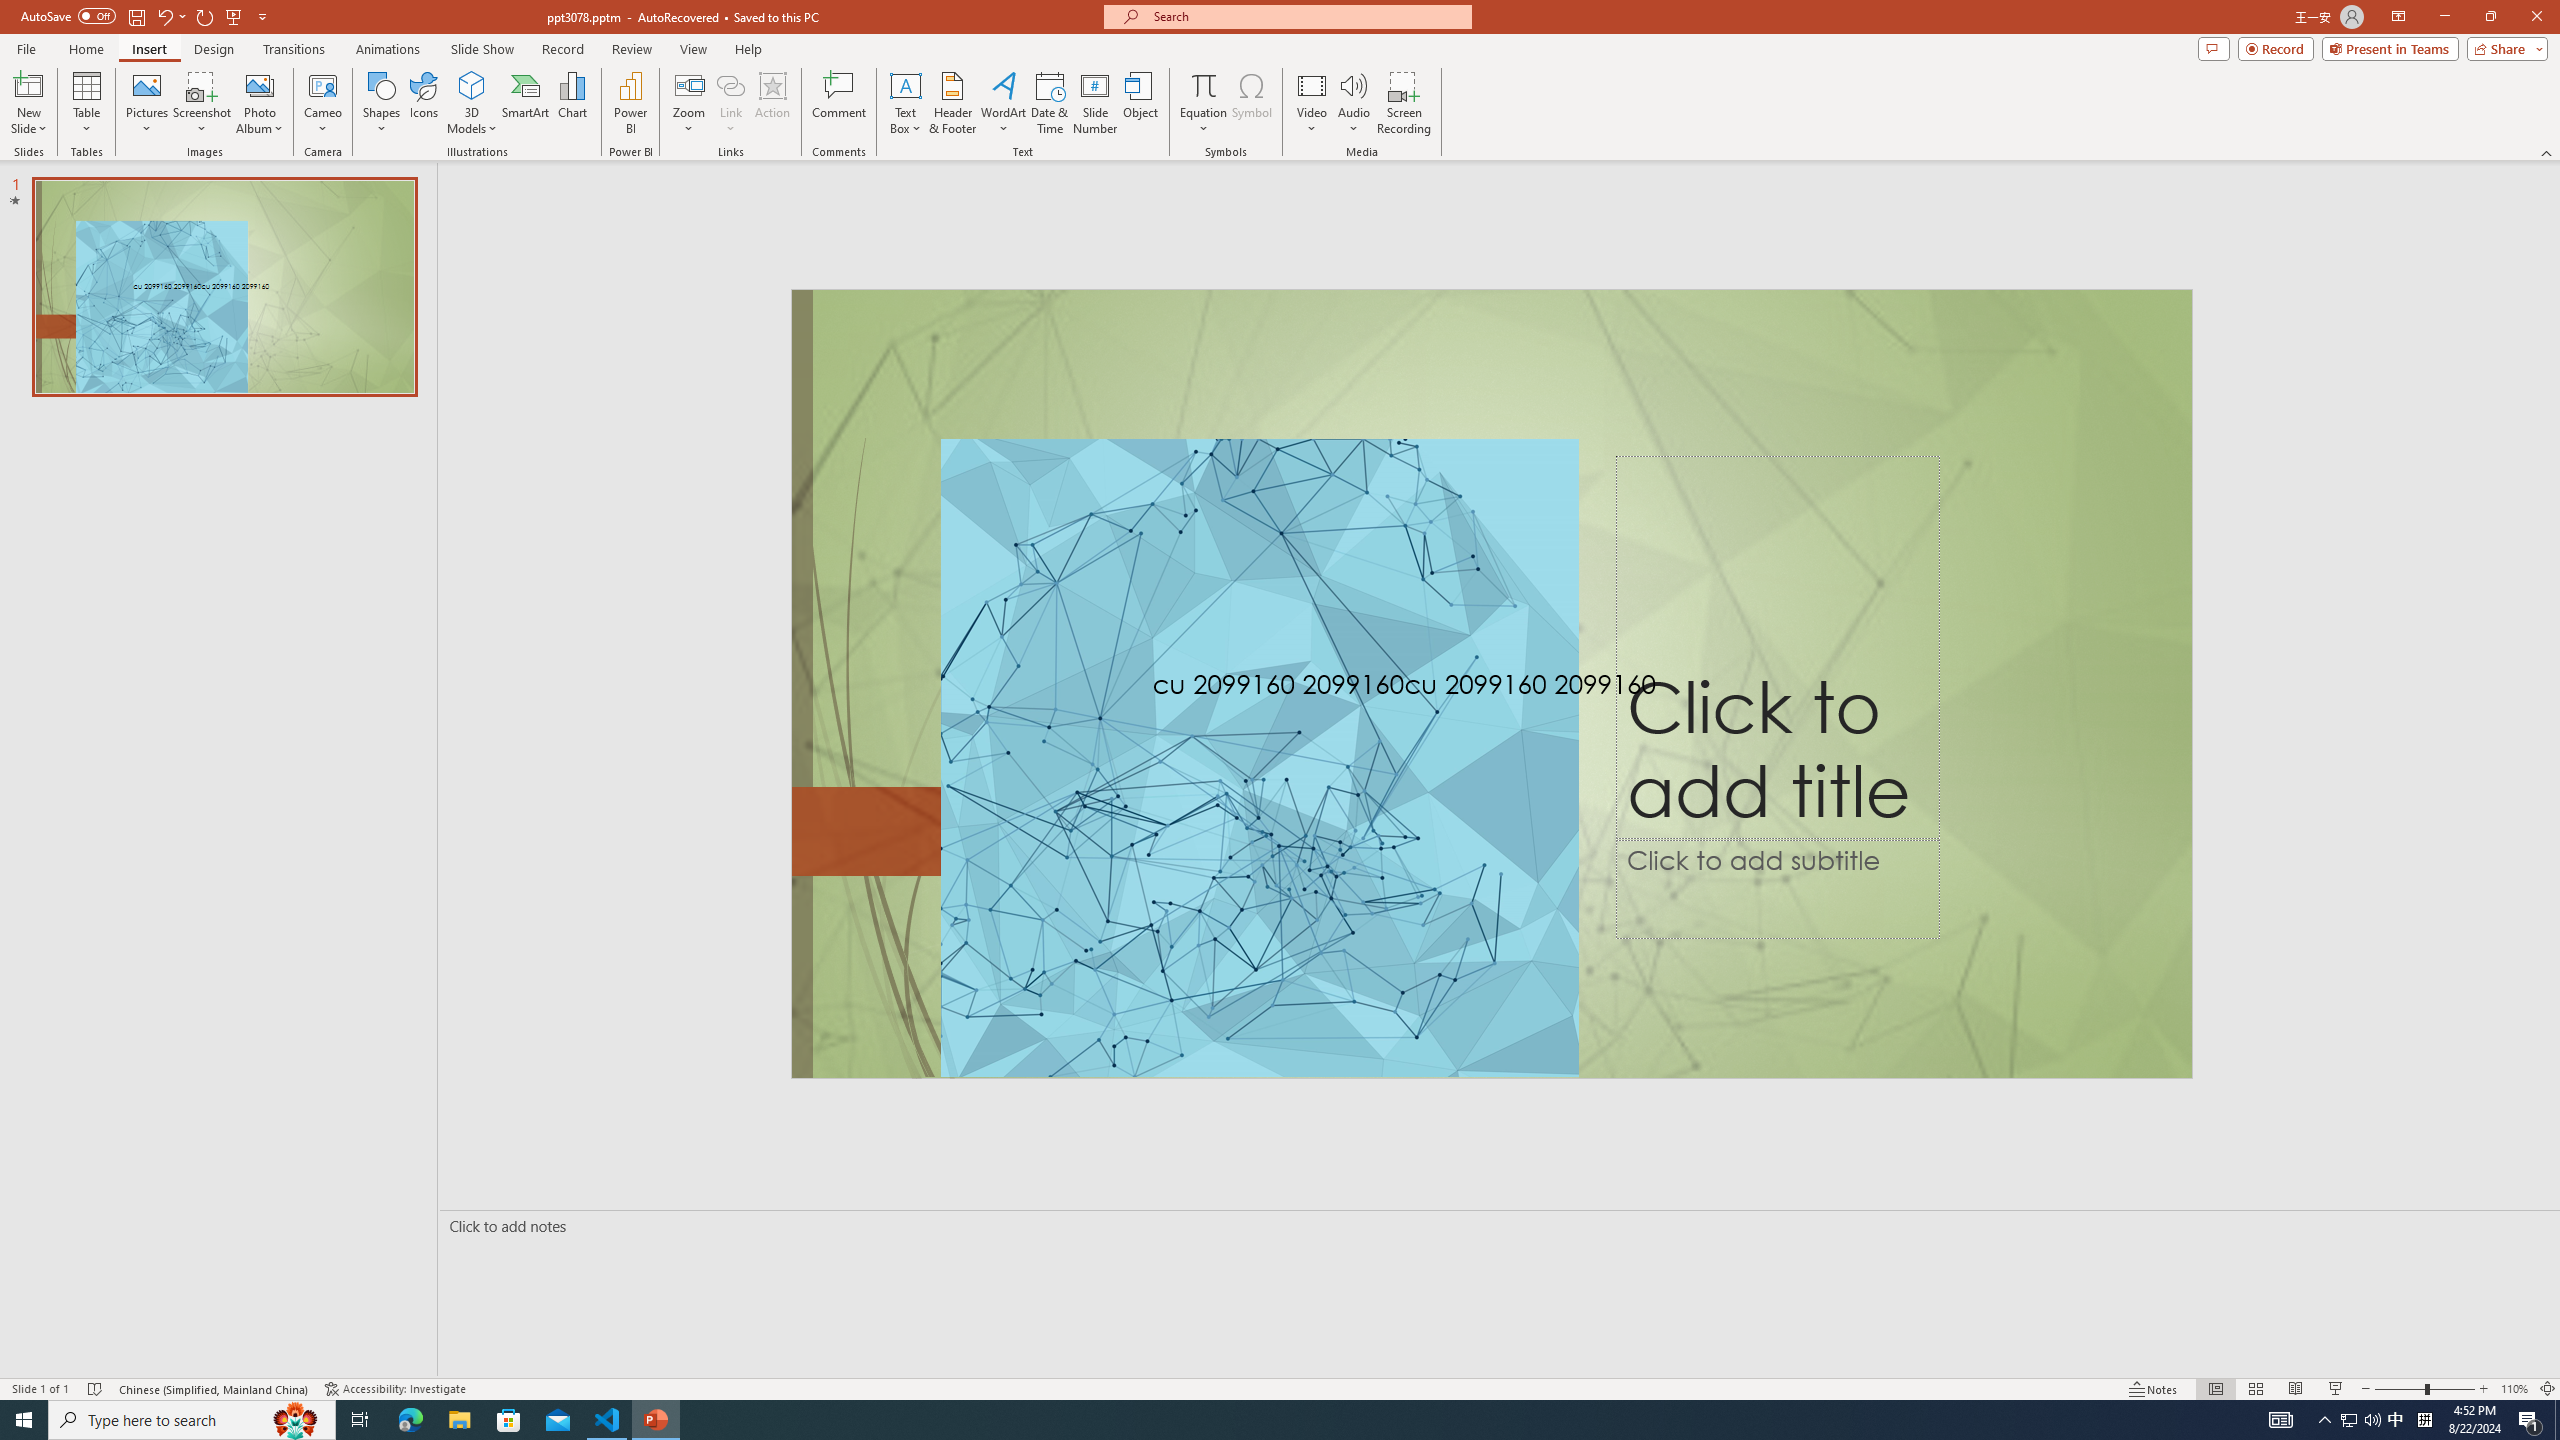  Describe the element at coordinates (631, 103) in the screenshot. I see `'Power BI'` at that location.